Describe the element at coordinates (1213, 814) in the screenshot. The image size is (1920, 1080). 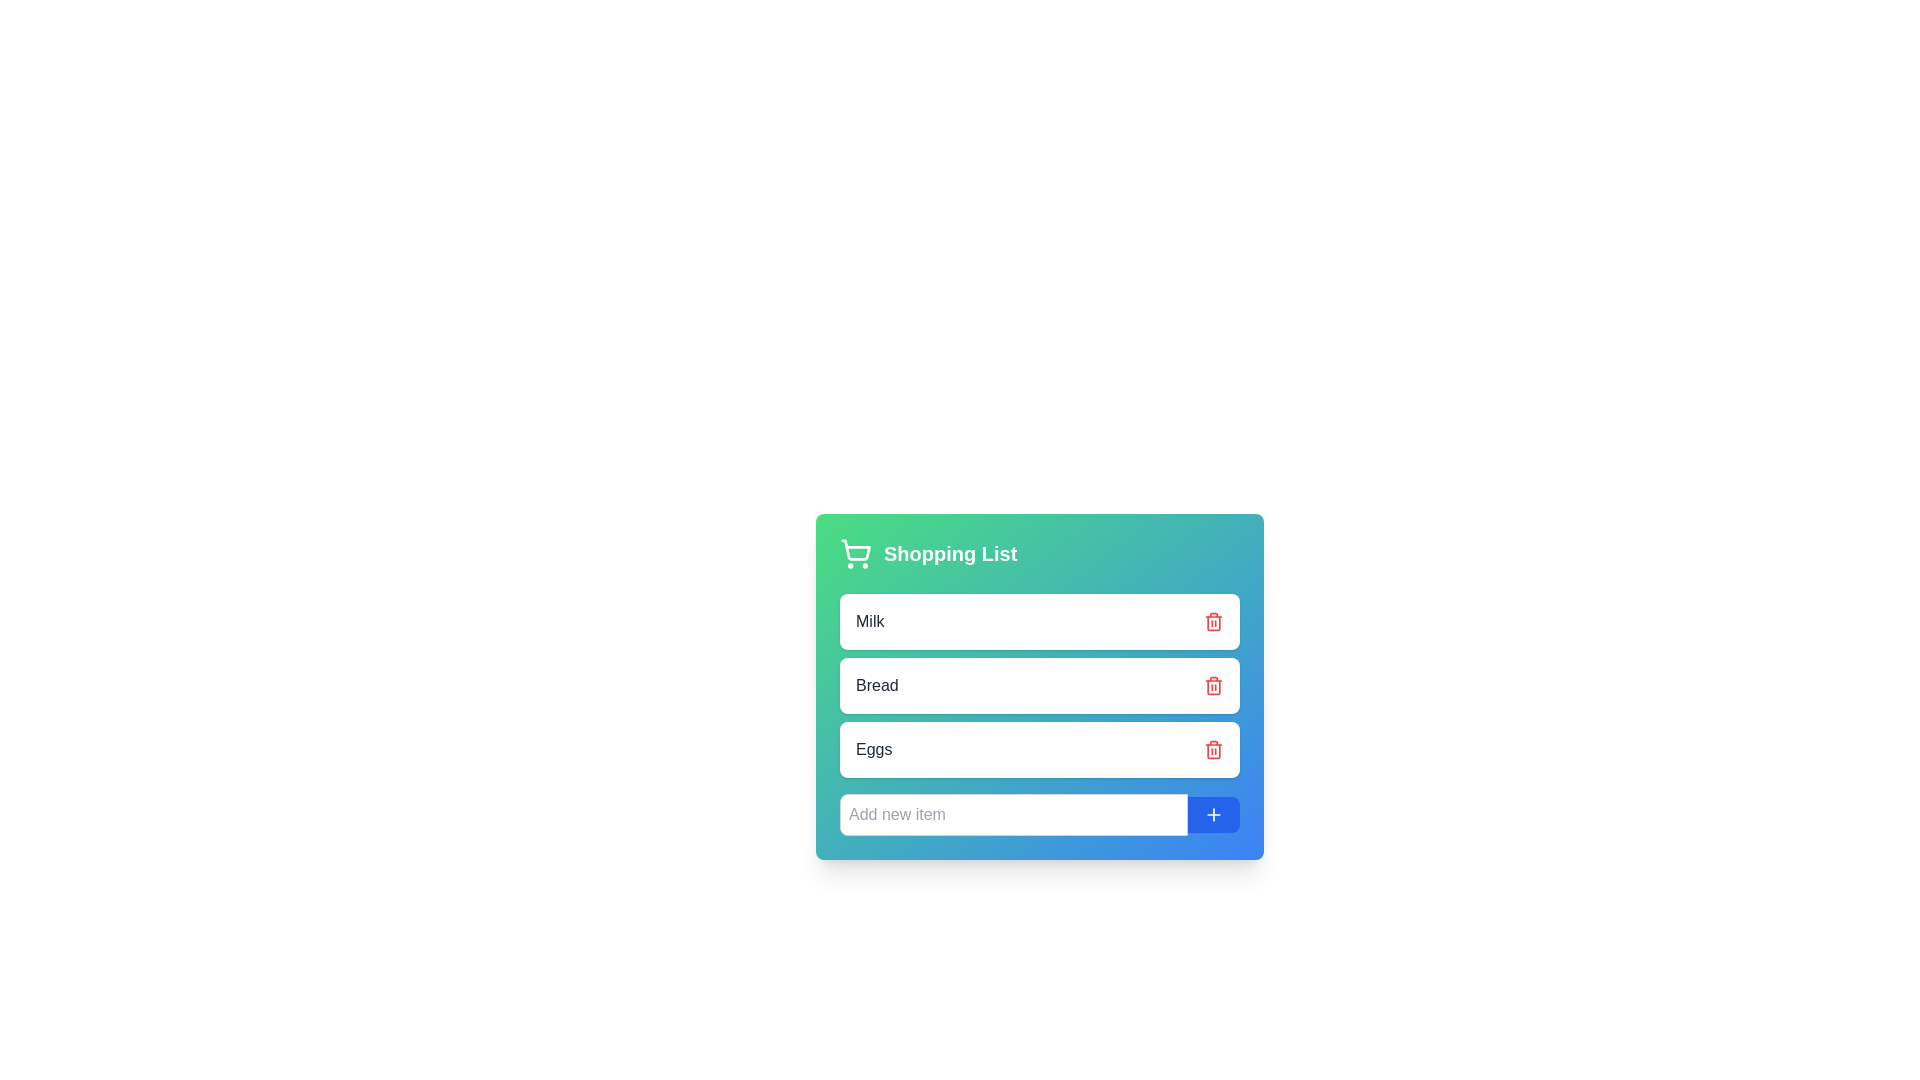
I see `the add icon located within the blue button adjacent to the right of the 'Add new item' text input field` at that location.